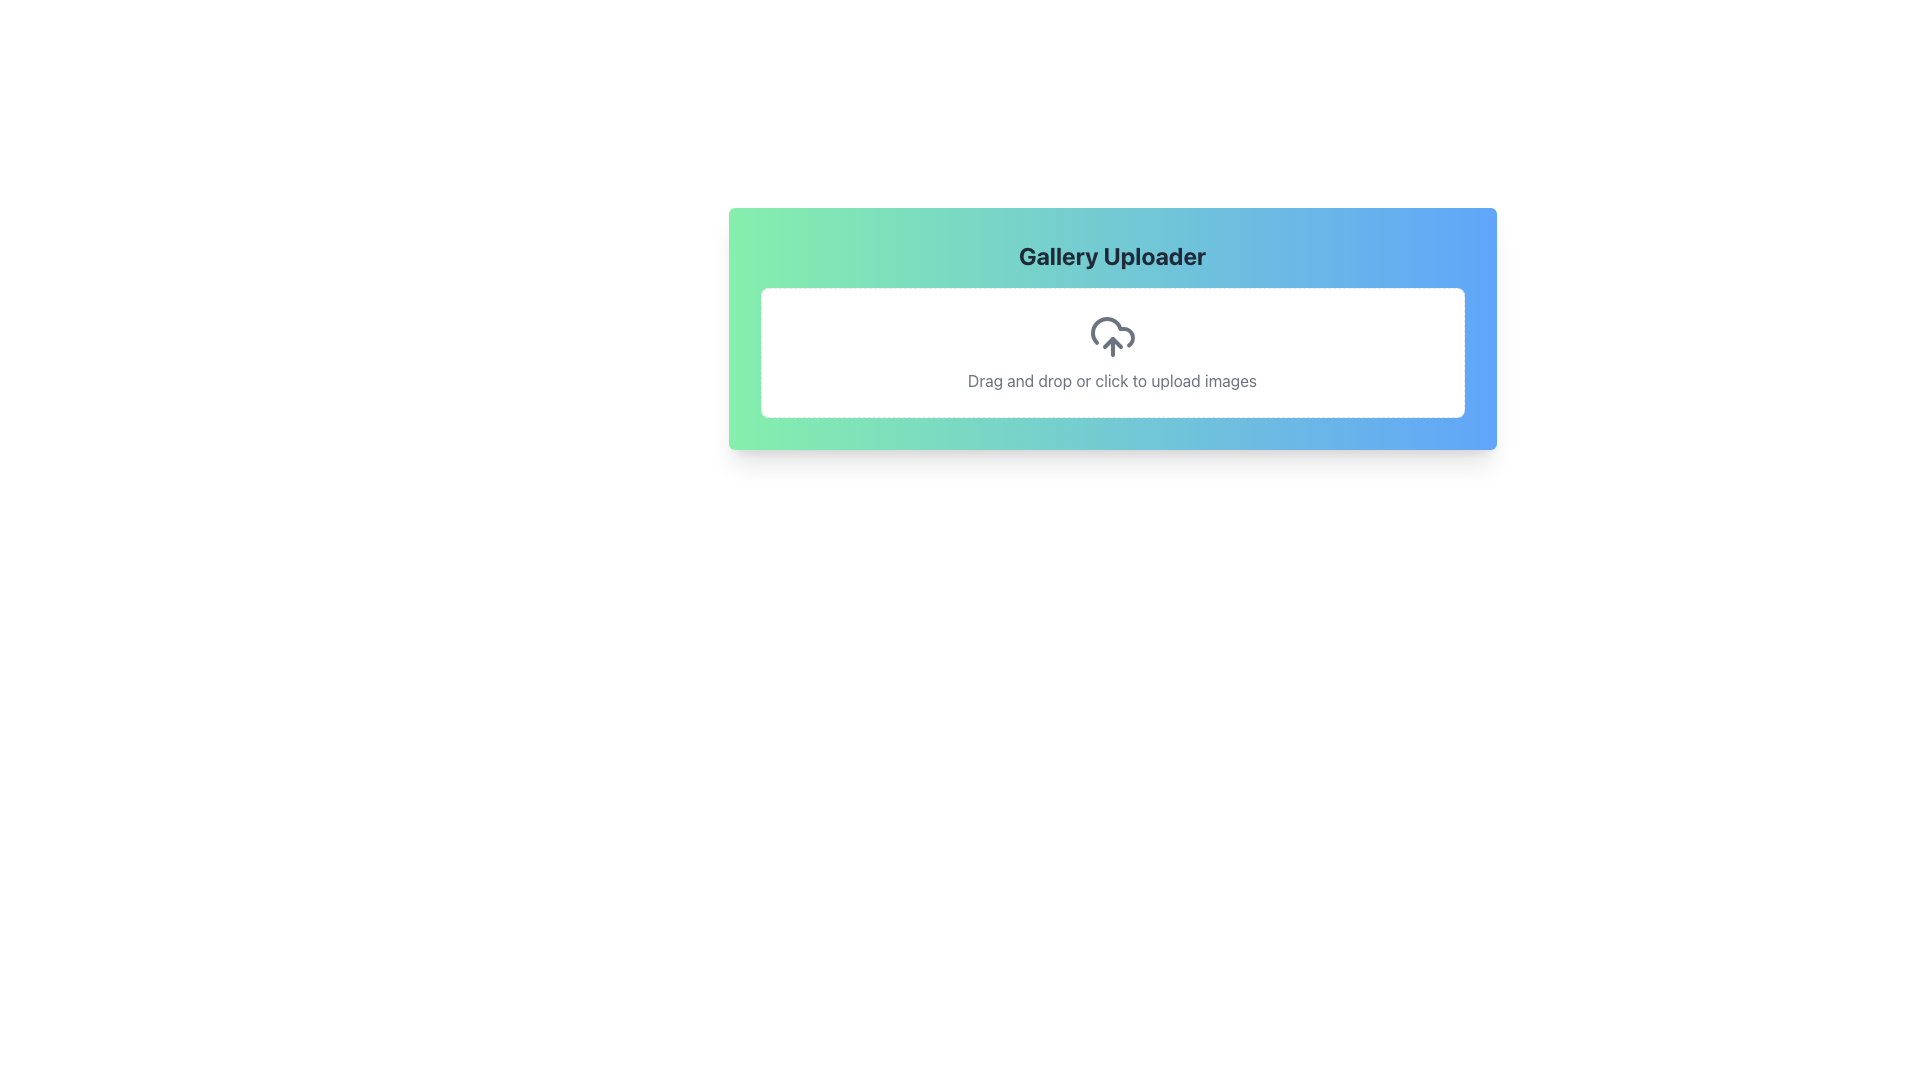 This screenshot has height=1080, width=1920. Describe the element at coordinates (1111, 342) in the screenshot. I see `the upload icon, which is visually represented by a cloud icon located in the center of the white rectangular area of the 'Gallery Uploader' component` at that location.